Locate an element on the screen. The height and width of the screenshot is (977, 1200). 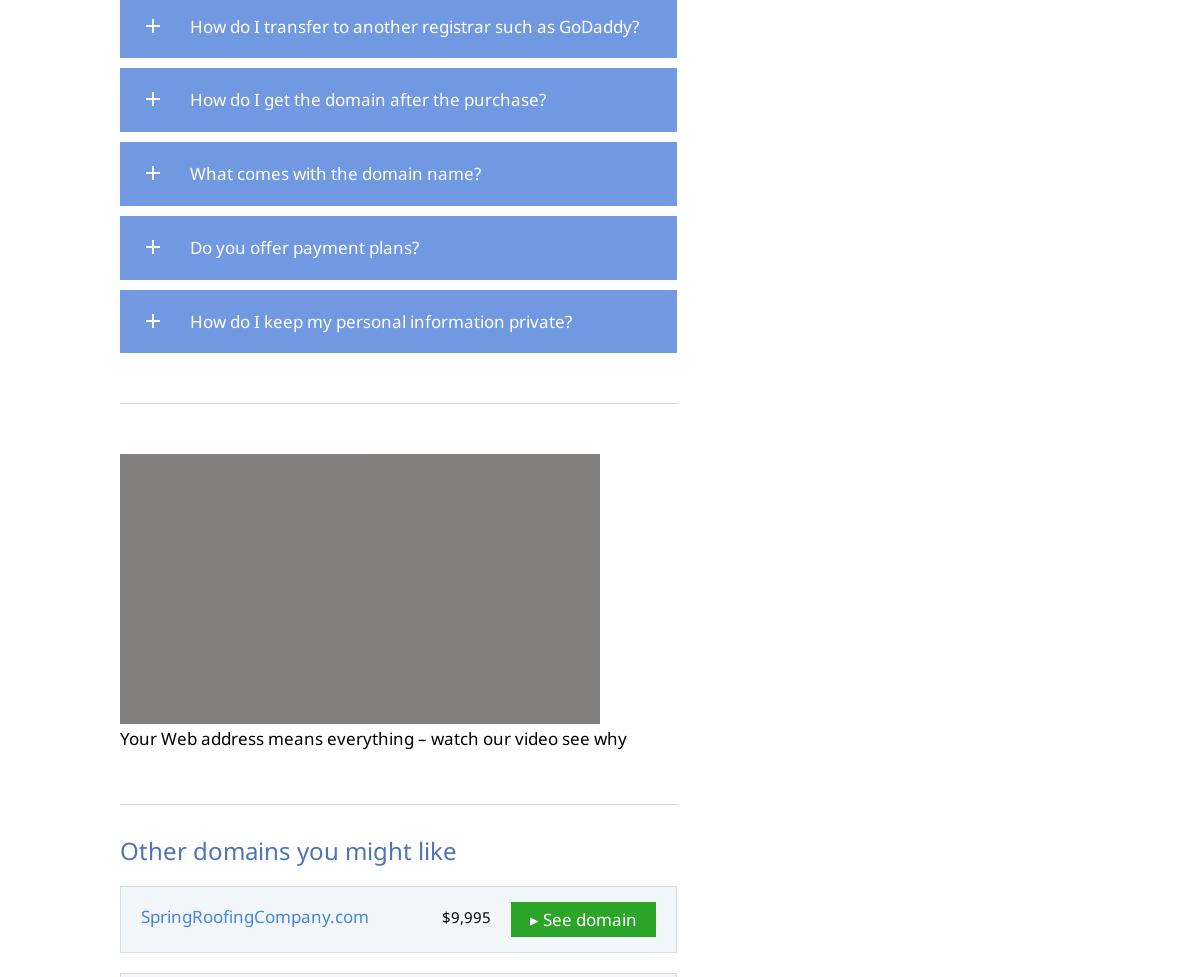
'$9,995' is located at coordinates (465, 916).